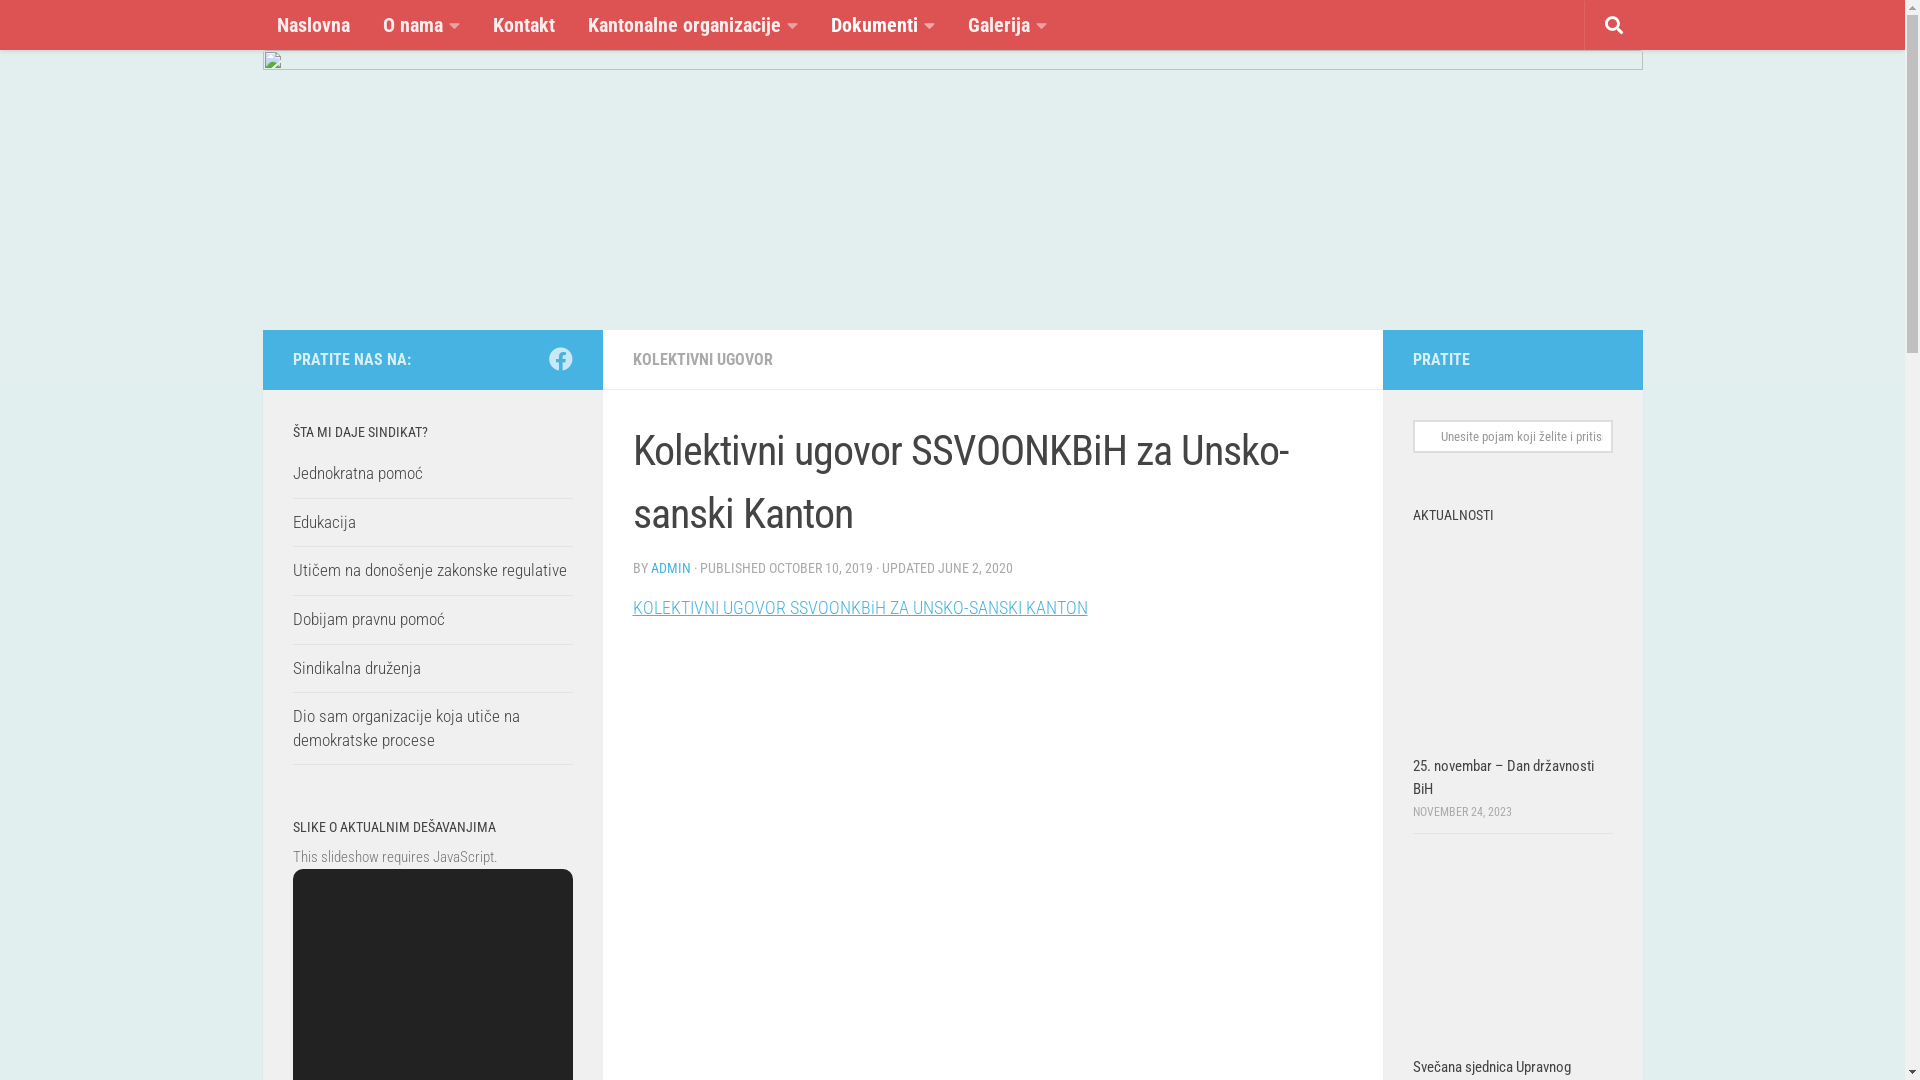 This screenshot has width=1920, height=1080. What do you see at coordinates (859, 606) in the screenshot?
I see `'KOLEKTIVNI UGOVOR SSVOONKBiH ZA UNSKO-SANSKI KANTON'` at bounding box center [859, 606].